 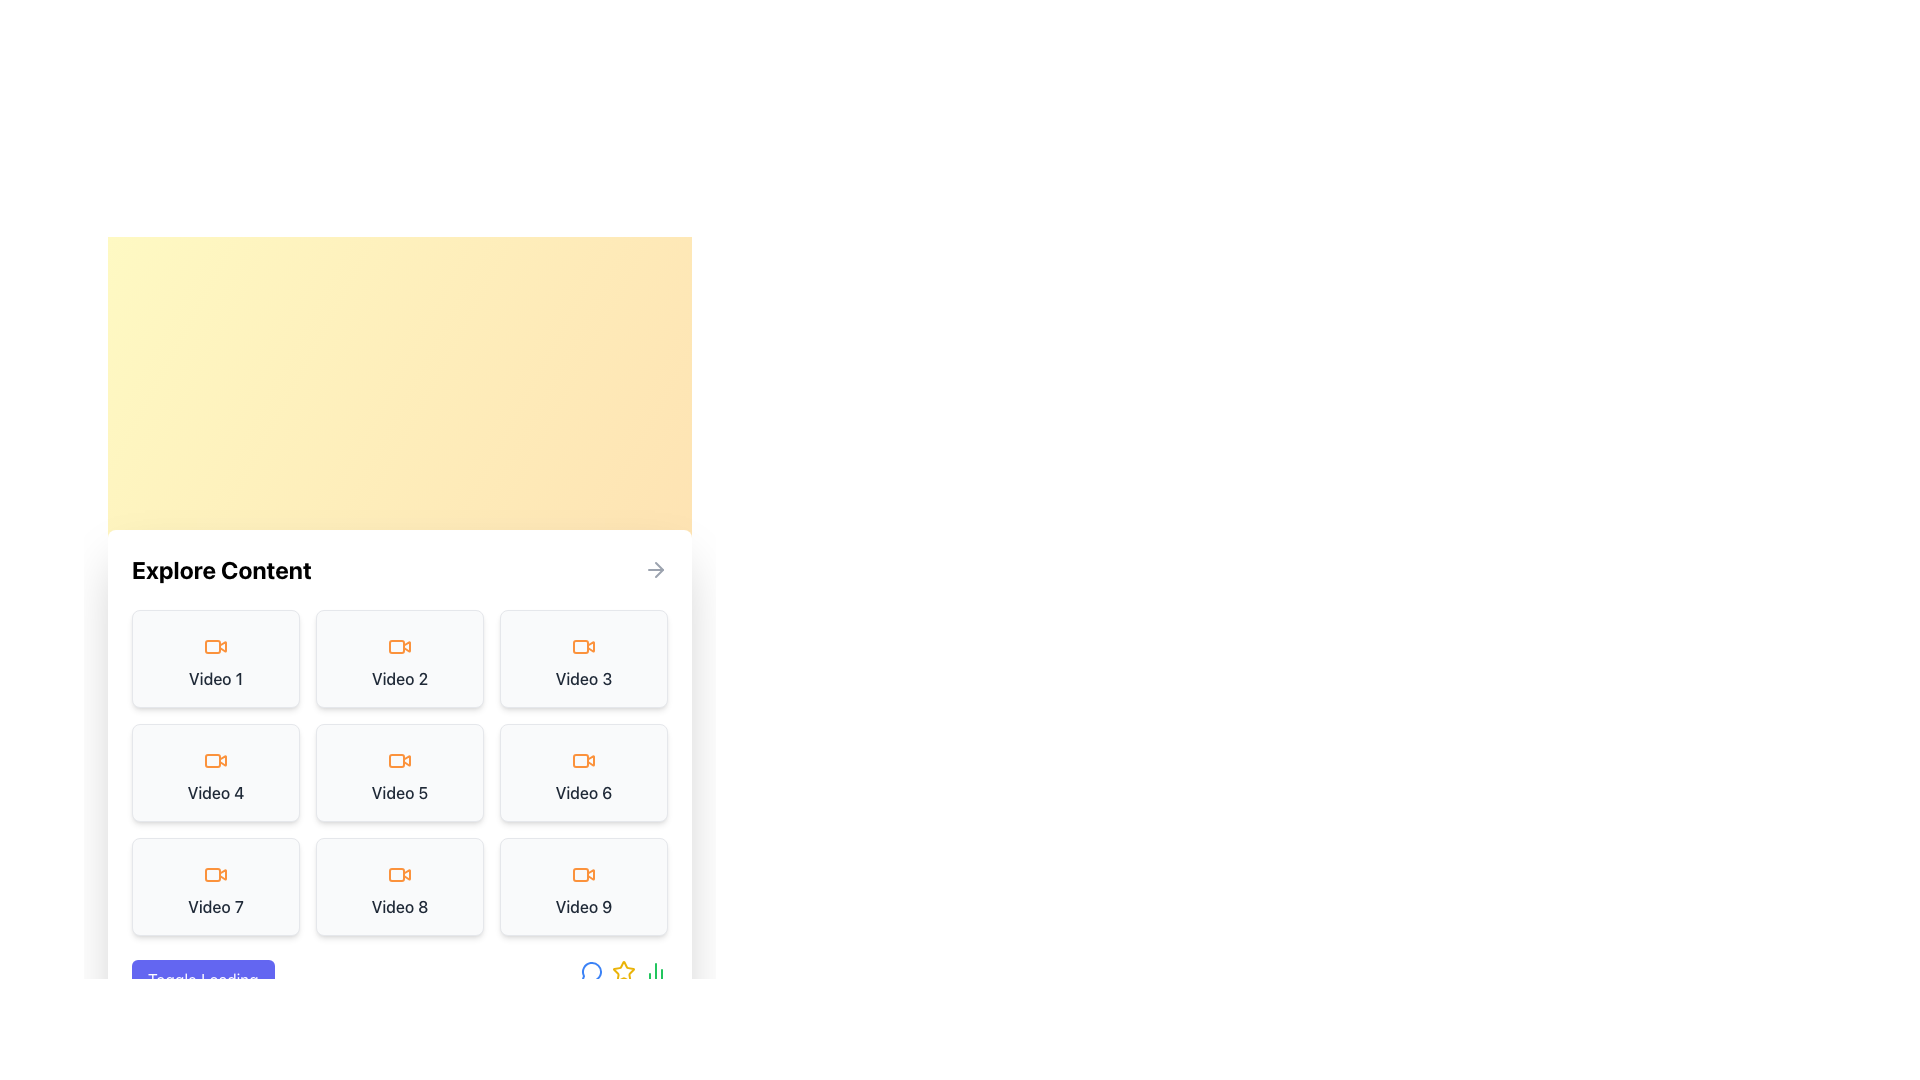 I want to click on the 'Toggle Loading' button, so click(x=203, y=978).